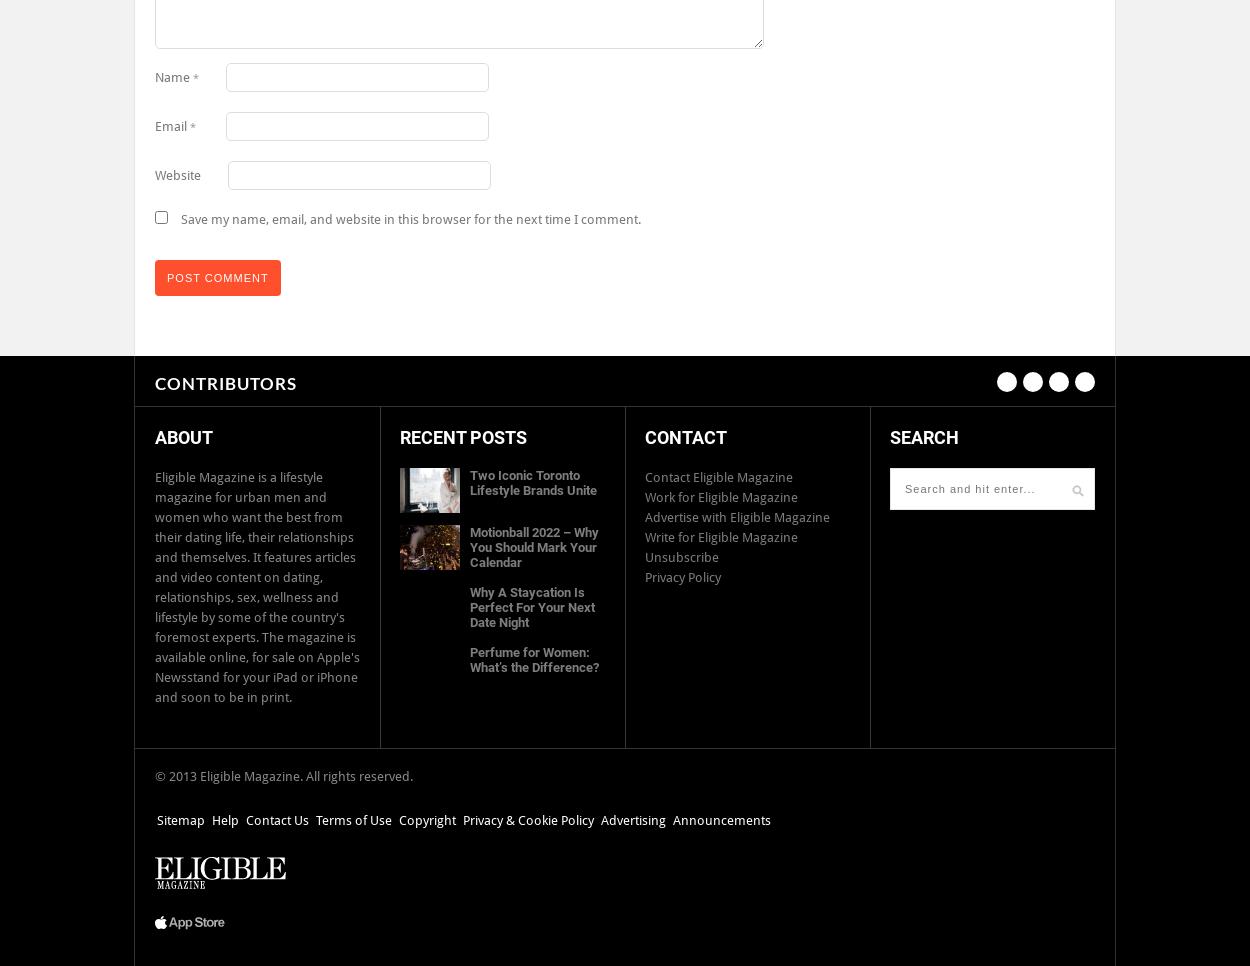 The height and width of the screenshot is (966, 1250). Describe the element at coordinates (211, 820) in the screenshot. I see `'Help'` at that location.